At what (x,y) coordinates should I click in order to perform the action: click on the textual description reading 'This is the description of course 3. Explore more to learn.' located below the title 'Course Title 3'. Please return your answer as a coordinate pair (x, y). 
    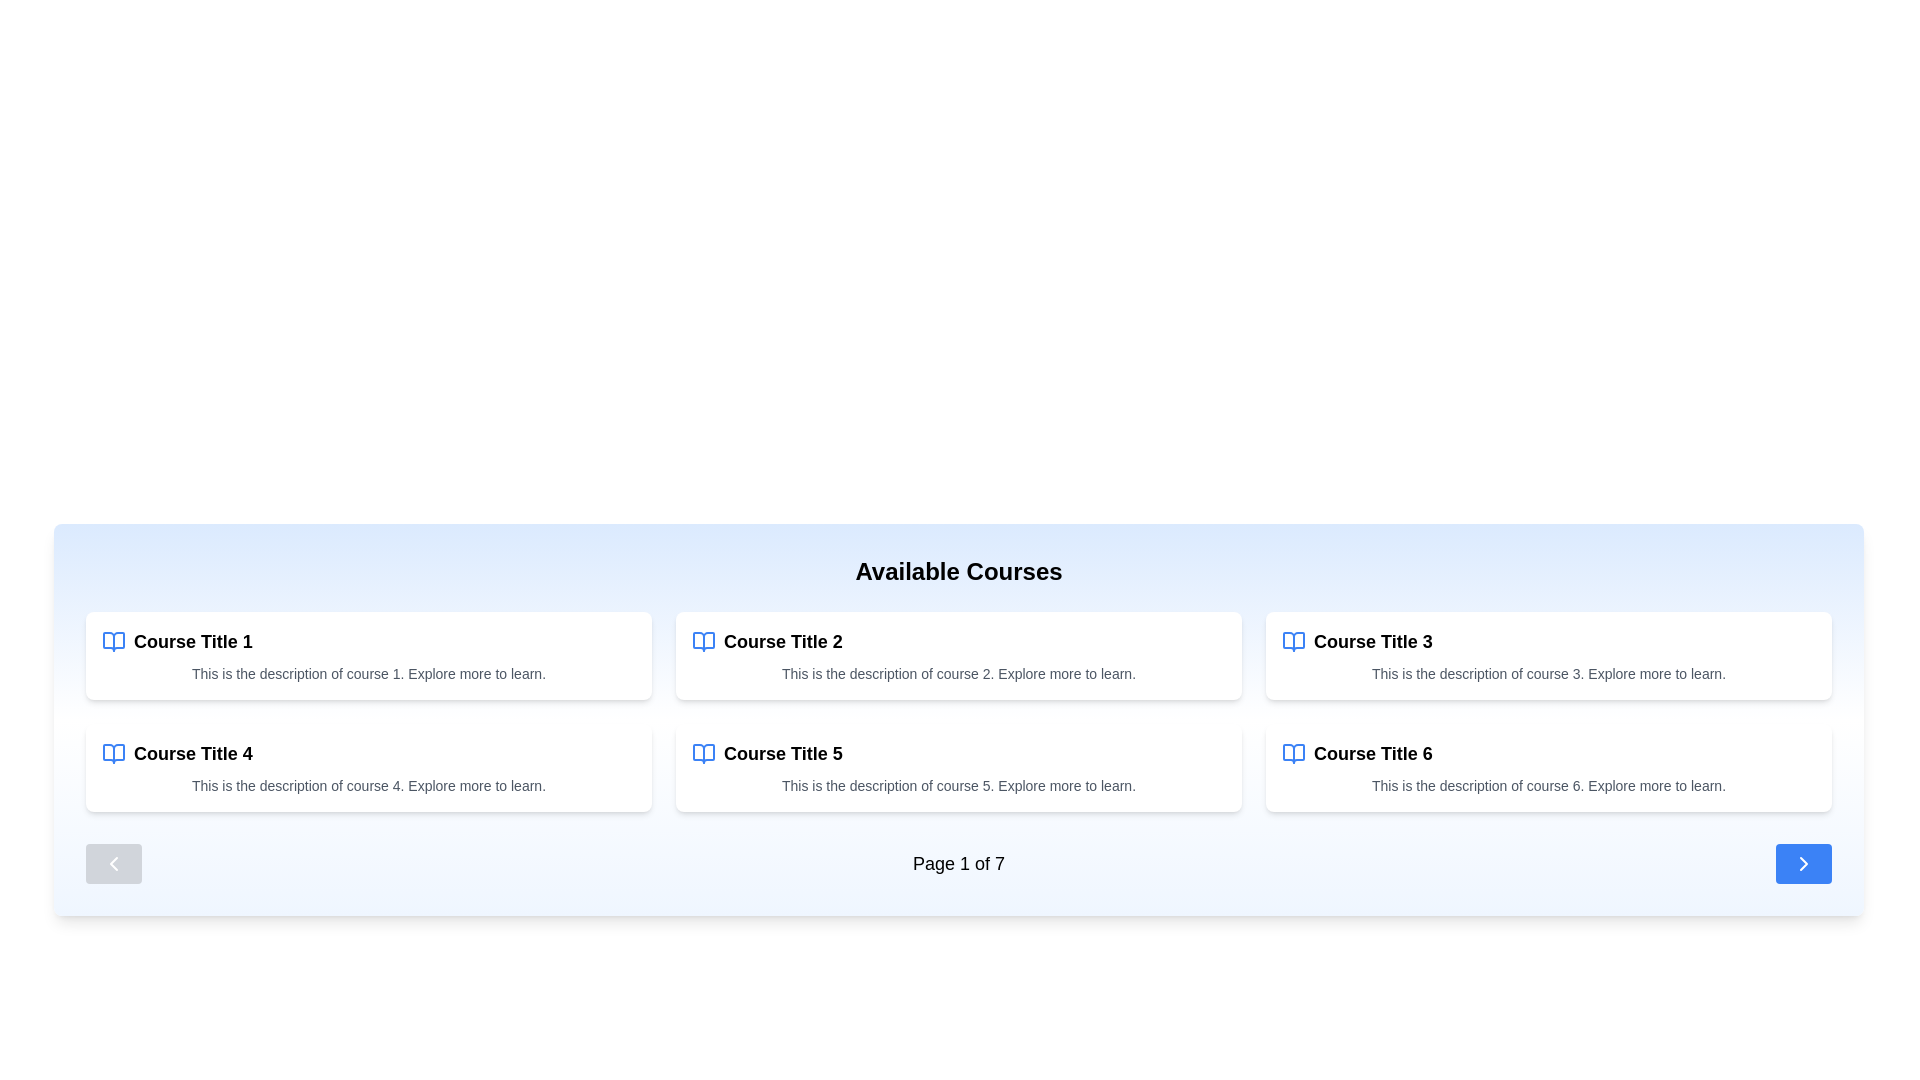
    Looking at the image, I should click on (1548, 674).